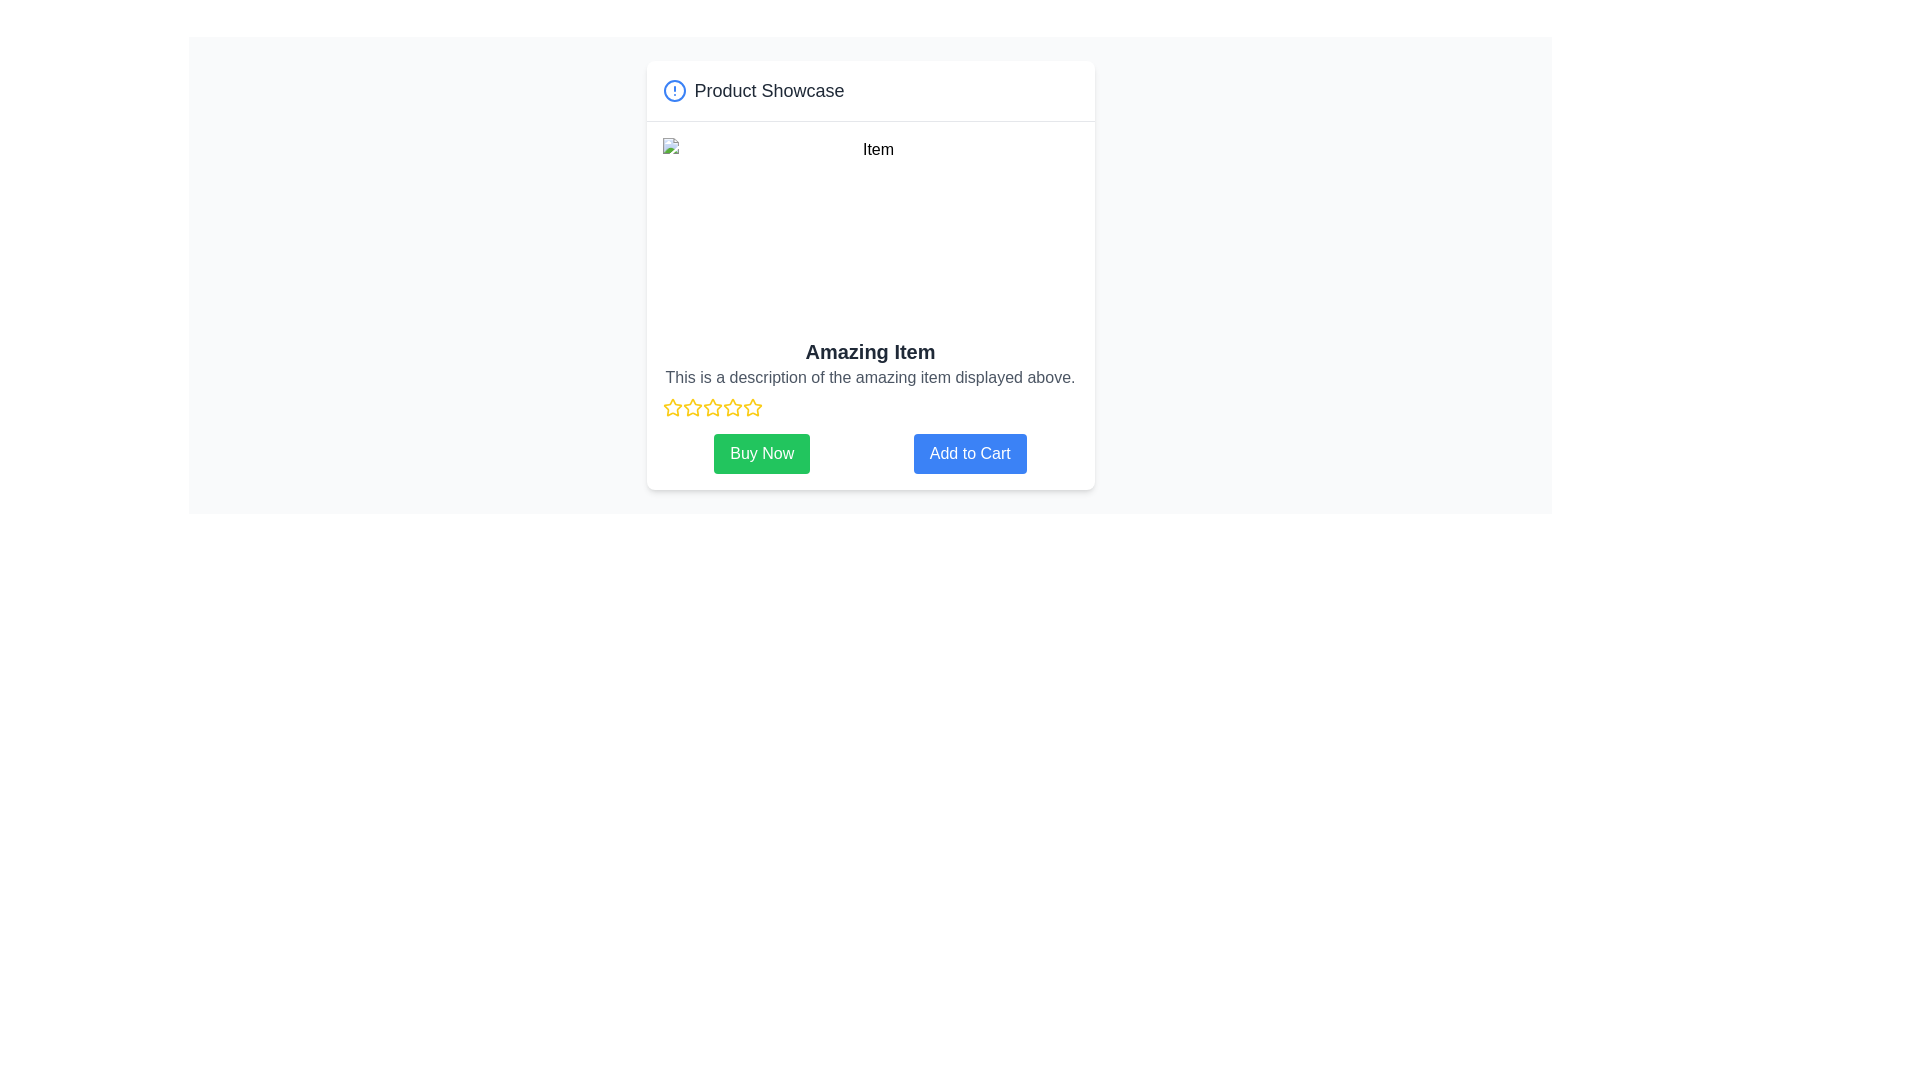 The height and width of the screenshot is (1080, 1920). I want to click on the Text label which serves as the title or headline for an item, centrally aligned below an image placeholder, so click(870, 350).